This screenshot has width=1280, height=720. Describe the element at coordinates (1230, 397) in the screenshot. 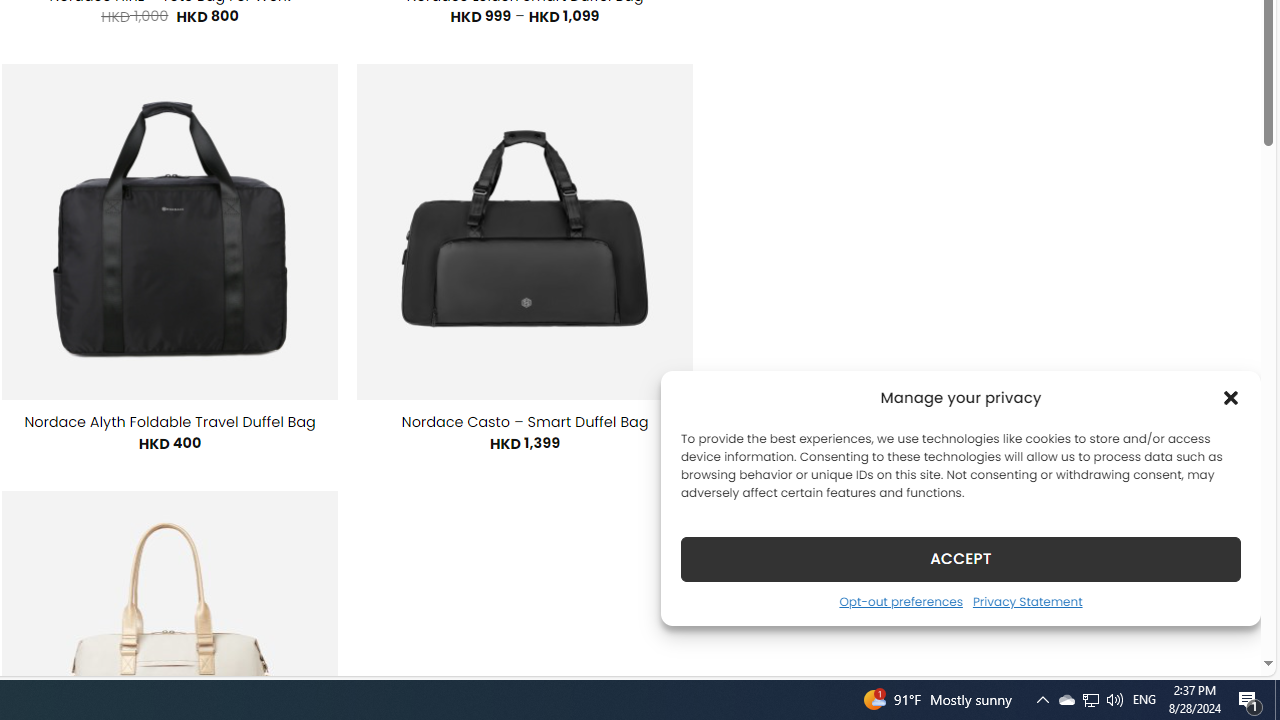

I see `'Class: cmplz-close'` at that location.